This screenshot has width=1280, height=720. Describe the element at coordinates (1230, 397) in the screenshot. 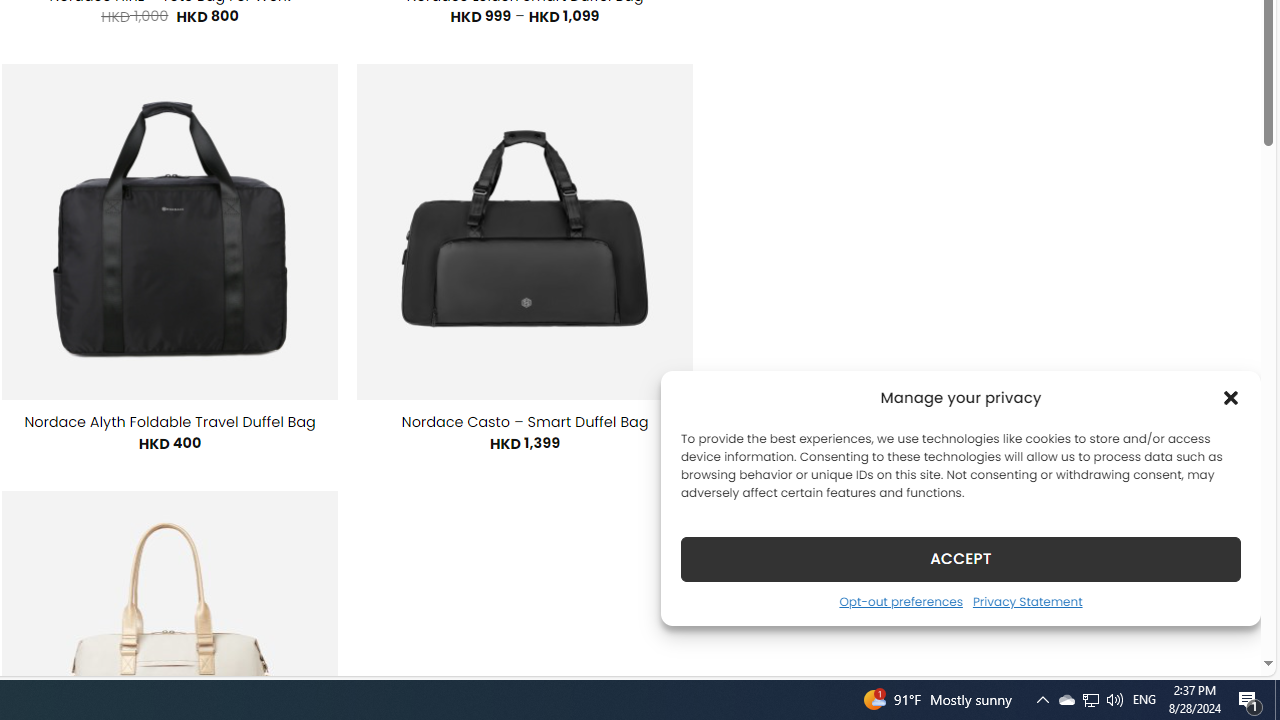

I see `'Class: cmplz-close'` at that location.